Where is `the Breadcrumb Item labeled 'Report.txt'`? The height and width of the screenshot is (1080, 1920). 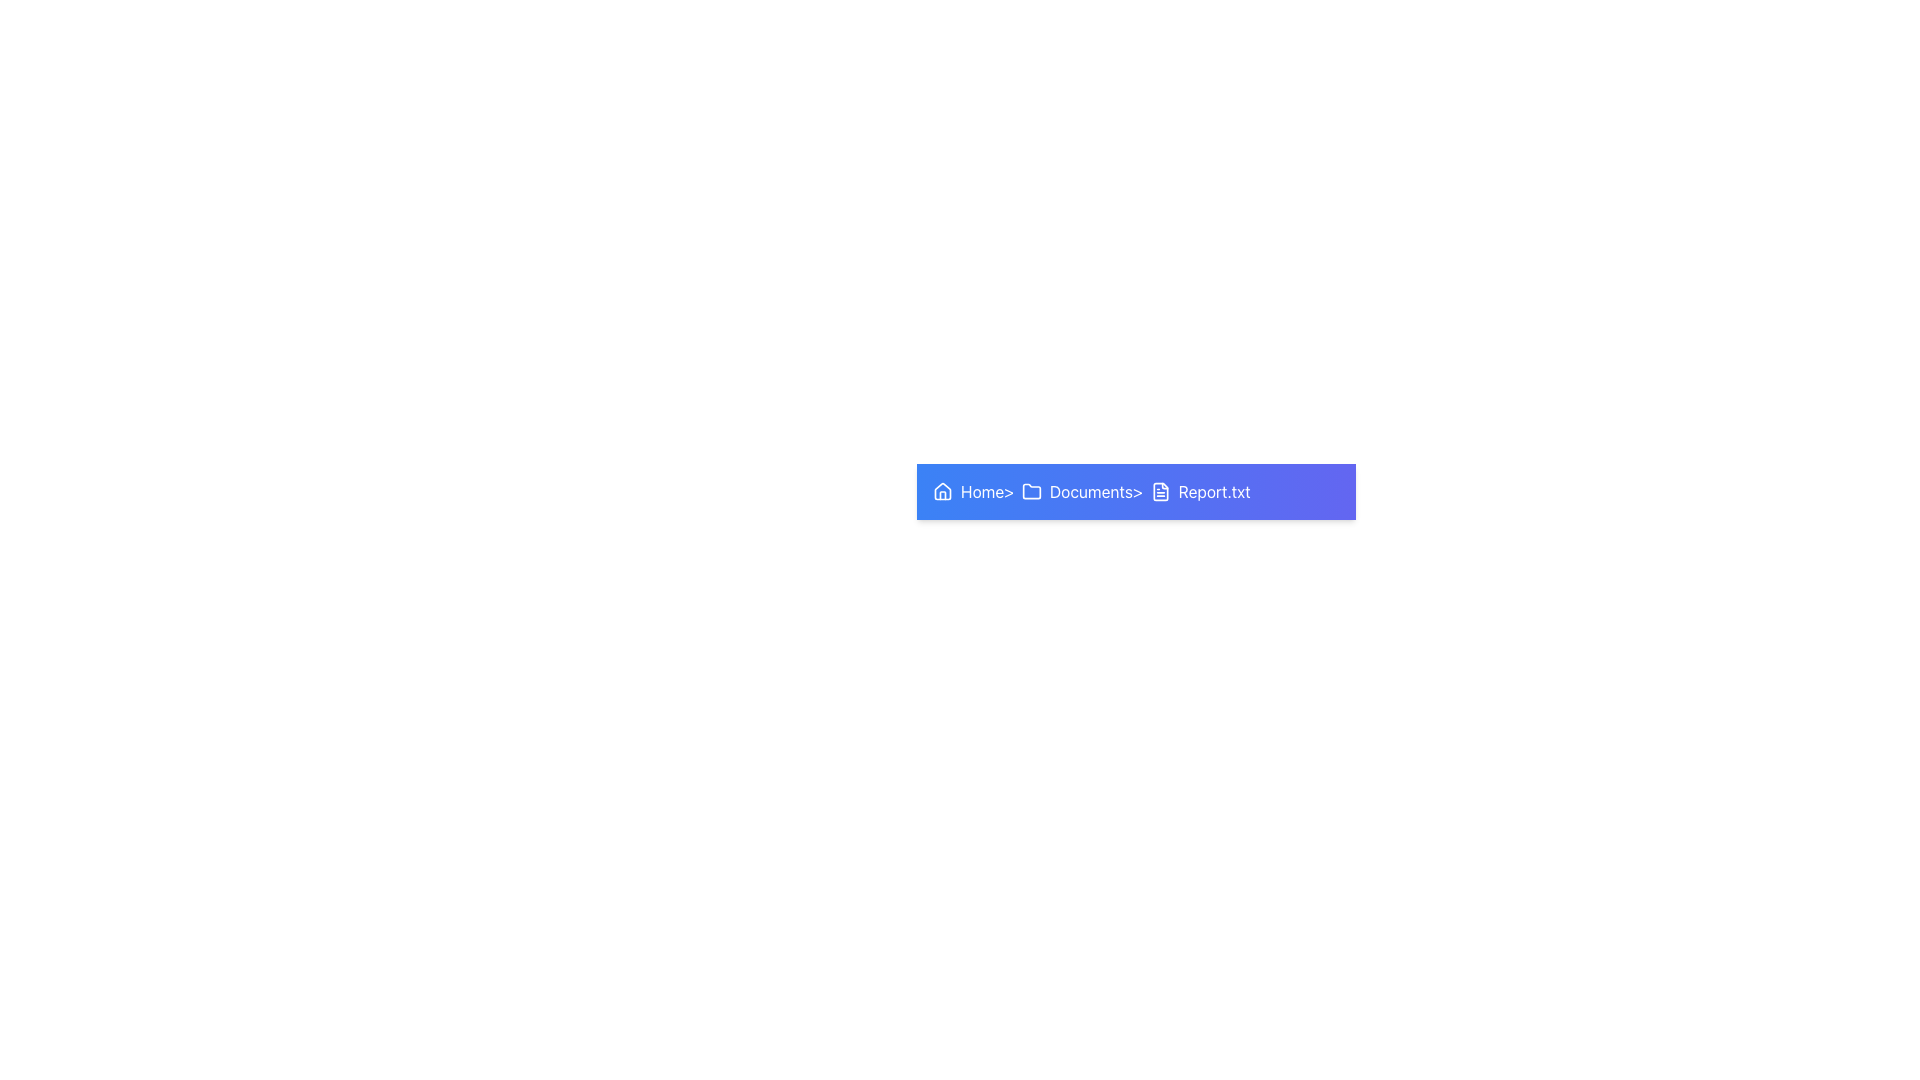
the Breadcrumb Item labeled 'Report.txt' is located at coordinates (1200, 492).